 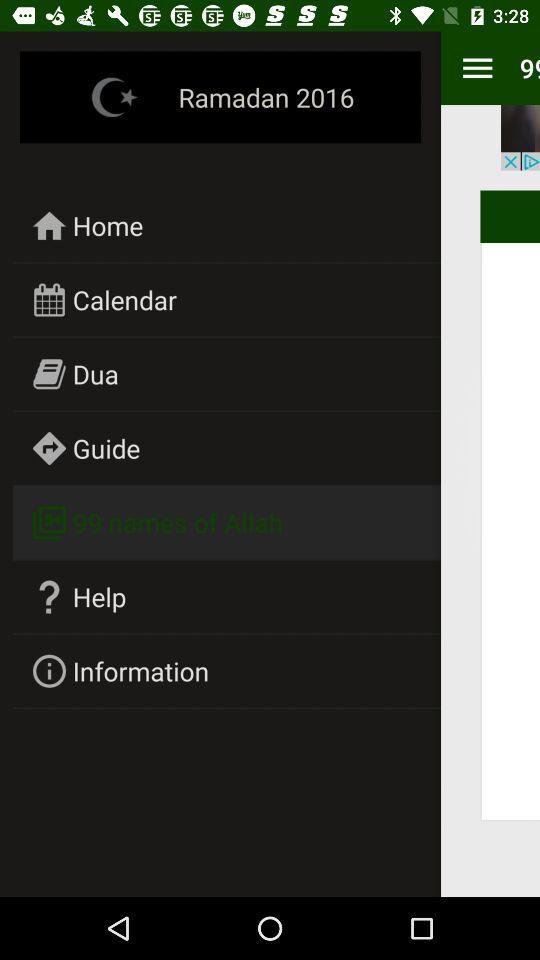 I want to click on item below help item, so click(x=139, y=671).